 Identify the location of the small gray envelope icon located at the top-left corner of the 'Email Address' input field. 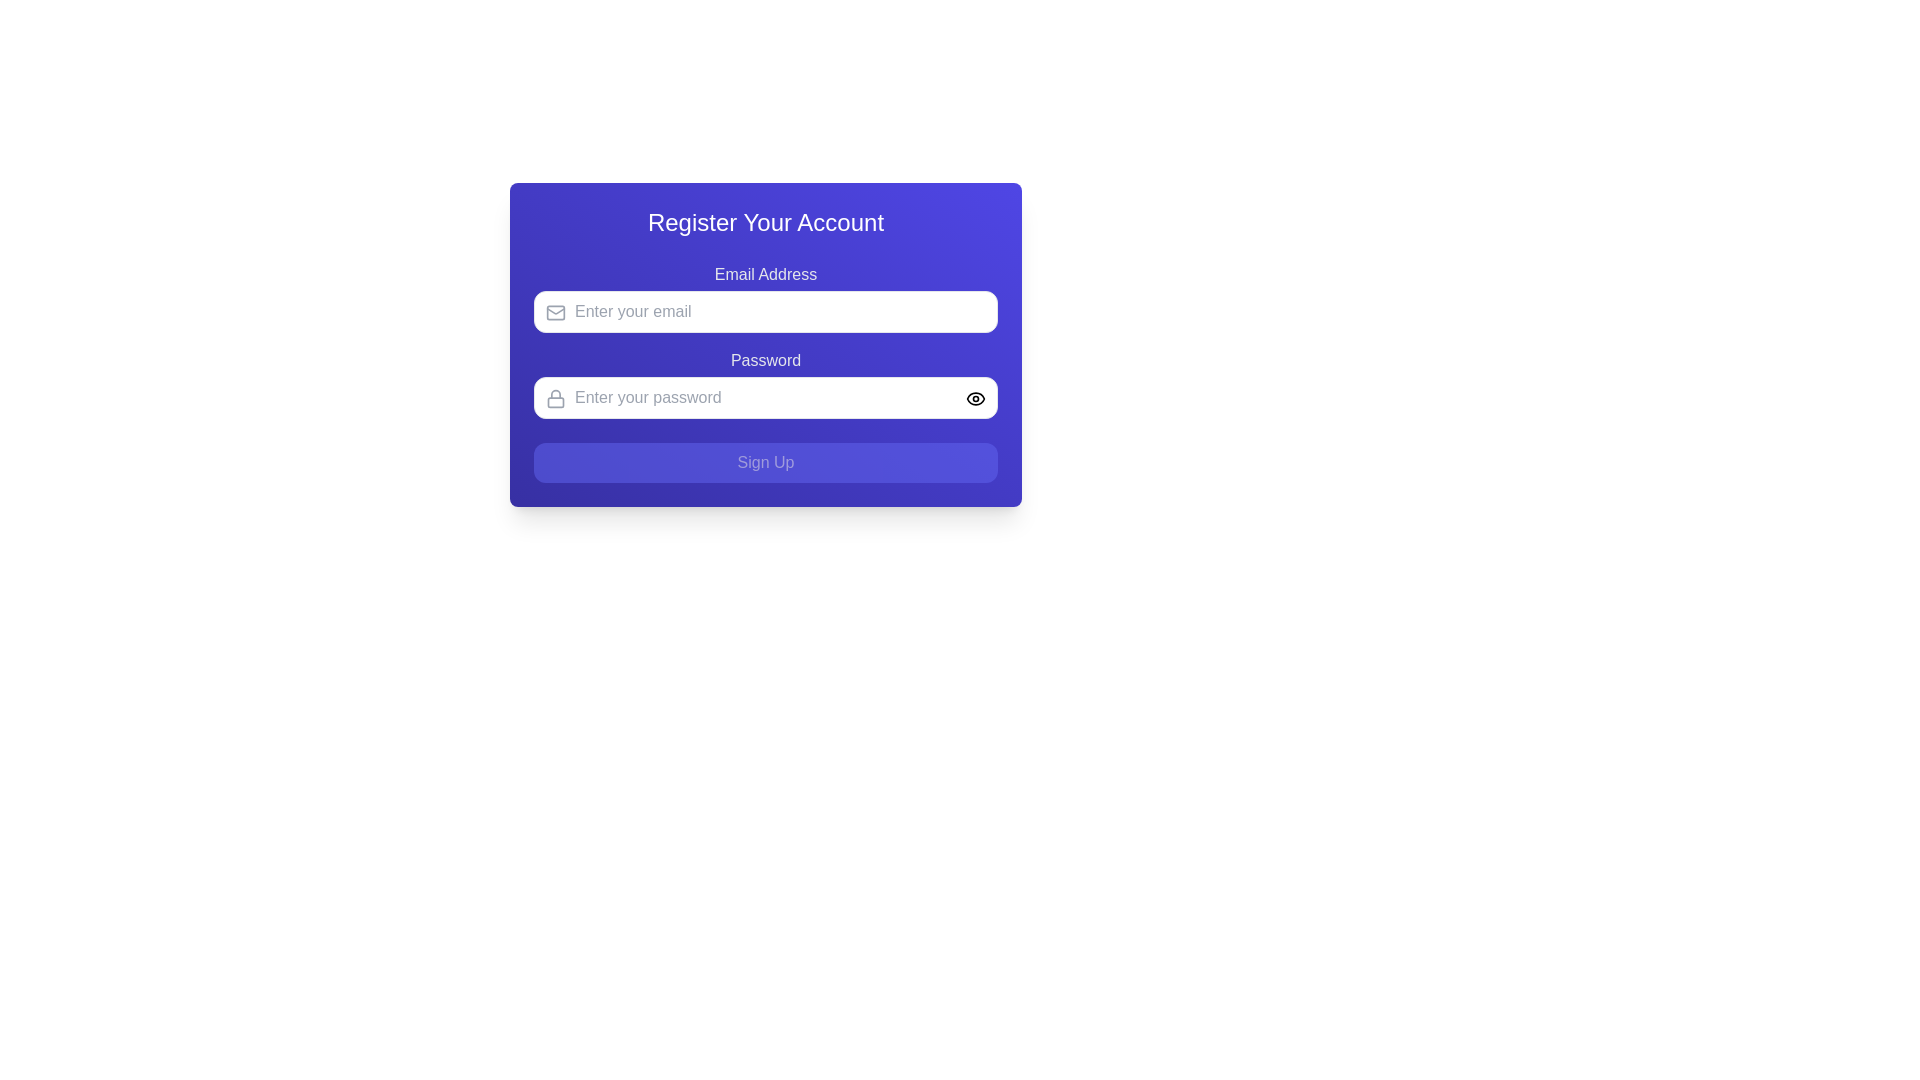
(556, 312).